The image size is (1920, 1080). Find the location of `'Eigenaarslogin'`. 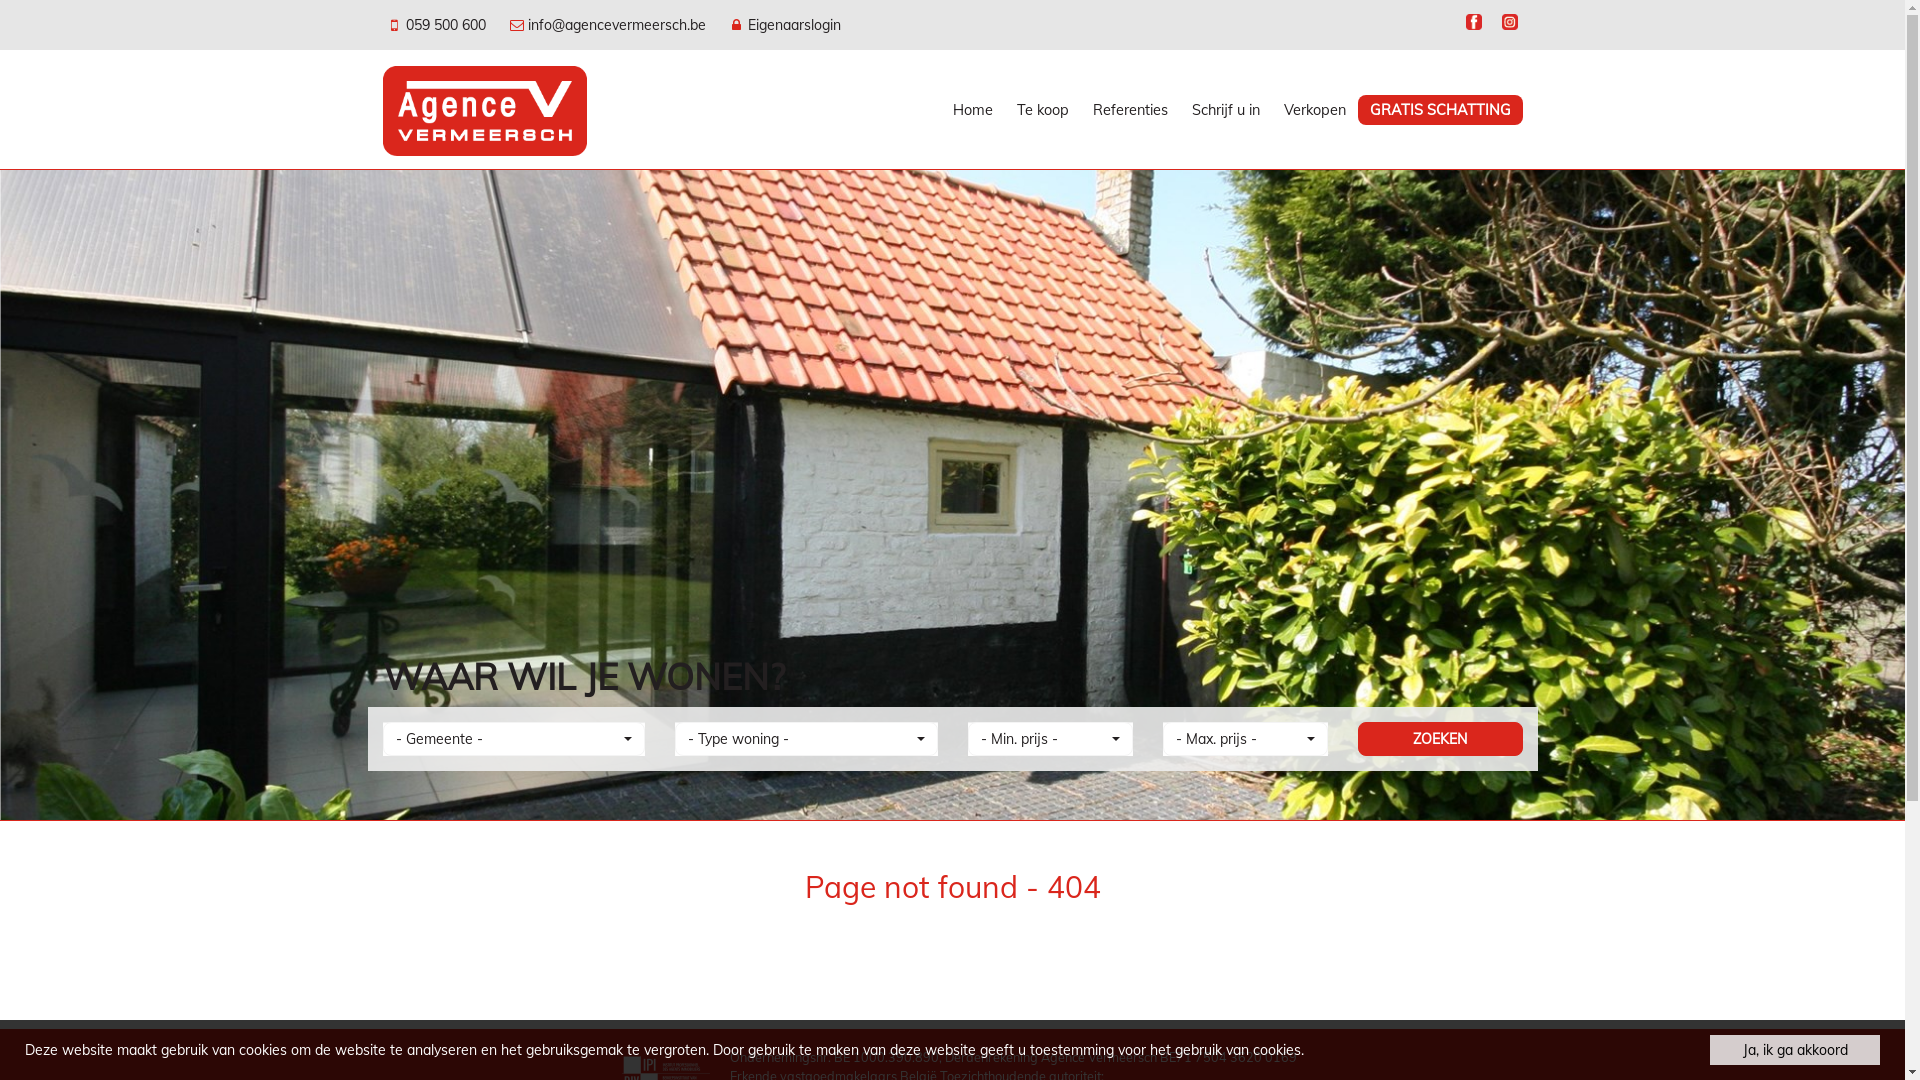

'Eigenaarslogin' is located at coordinates (783, 24).